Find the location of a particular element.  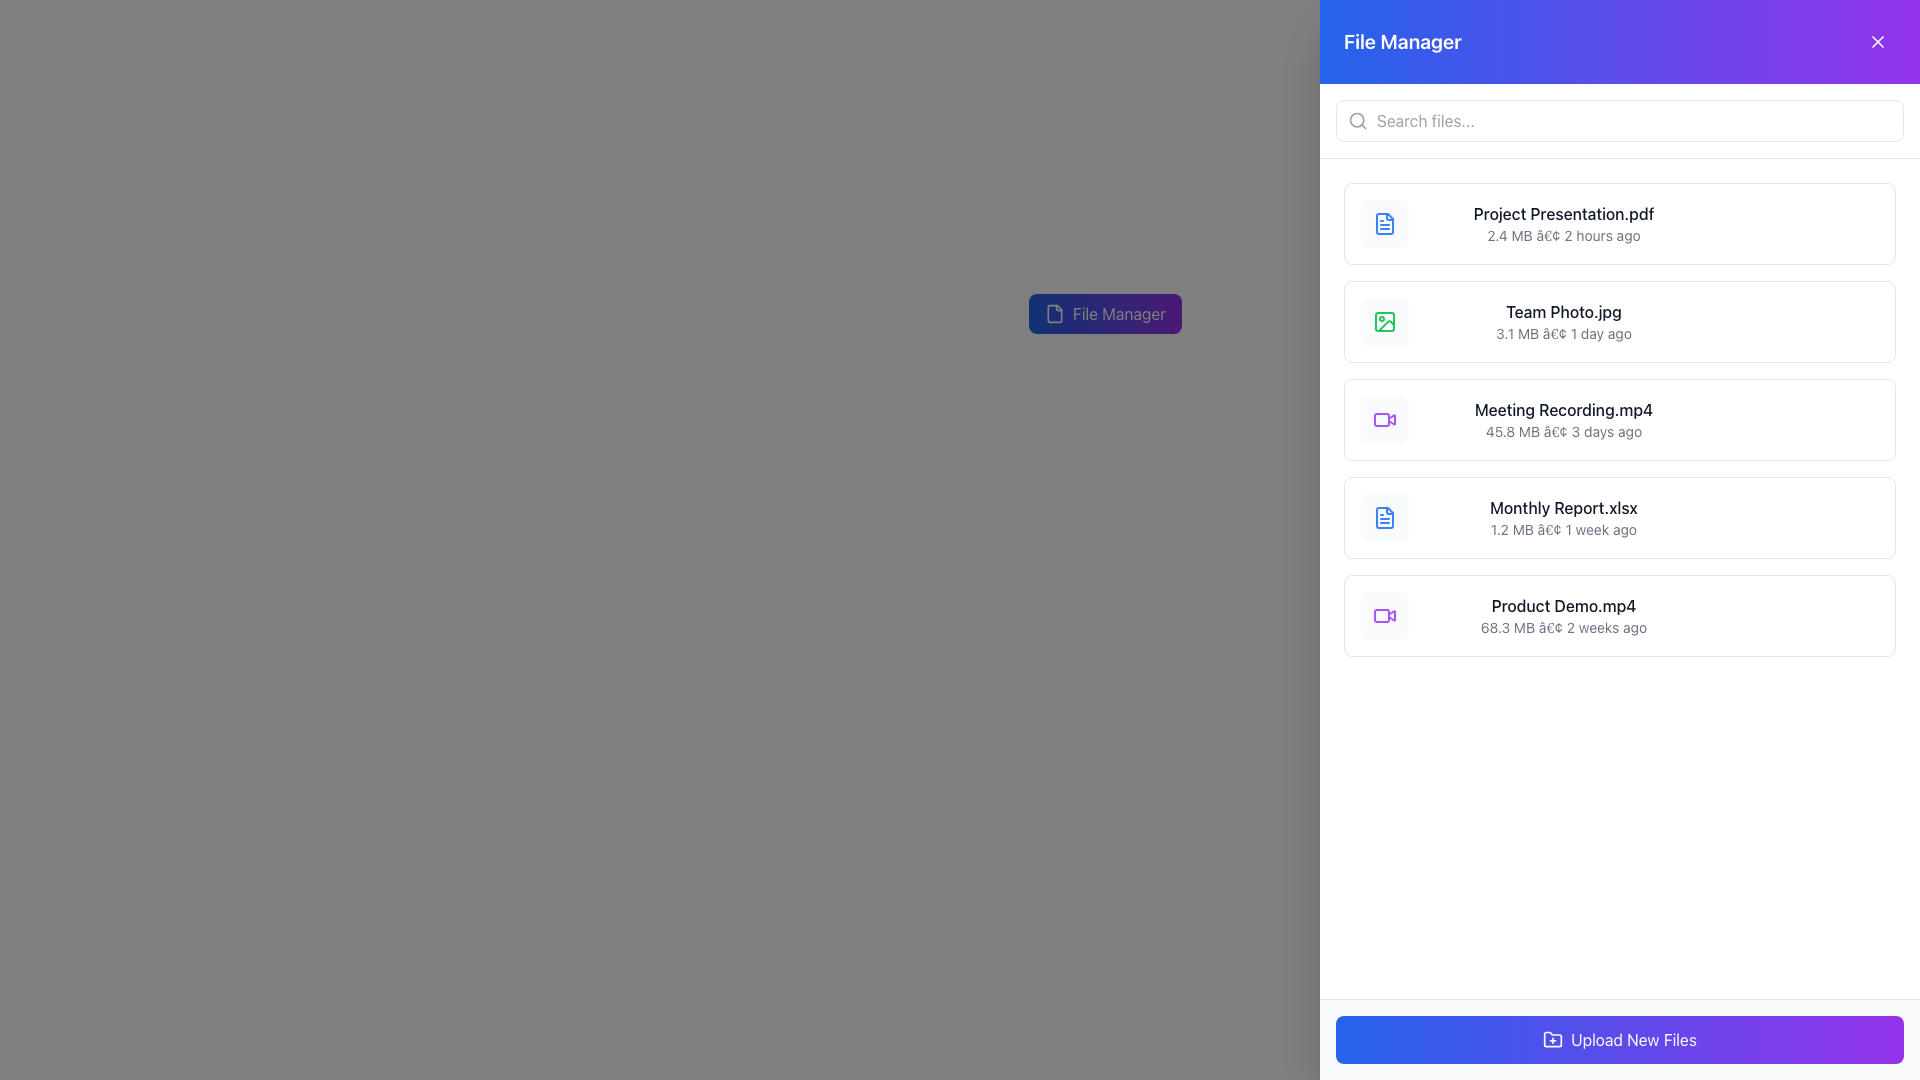

the 'Upload New Files' button, which is a rectangular button with a gradient background from blue to purple, located at the bottom center of the panel, beneath a list of files is located at coordinates (1620, 1039).